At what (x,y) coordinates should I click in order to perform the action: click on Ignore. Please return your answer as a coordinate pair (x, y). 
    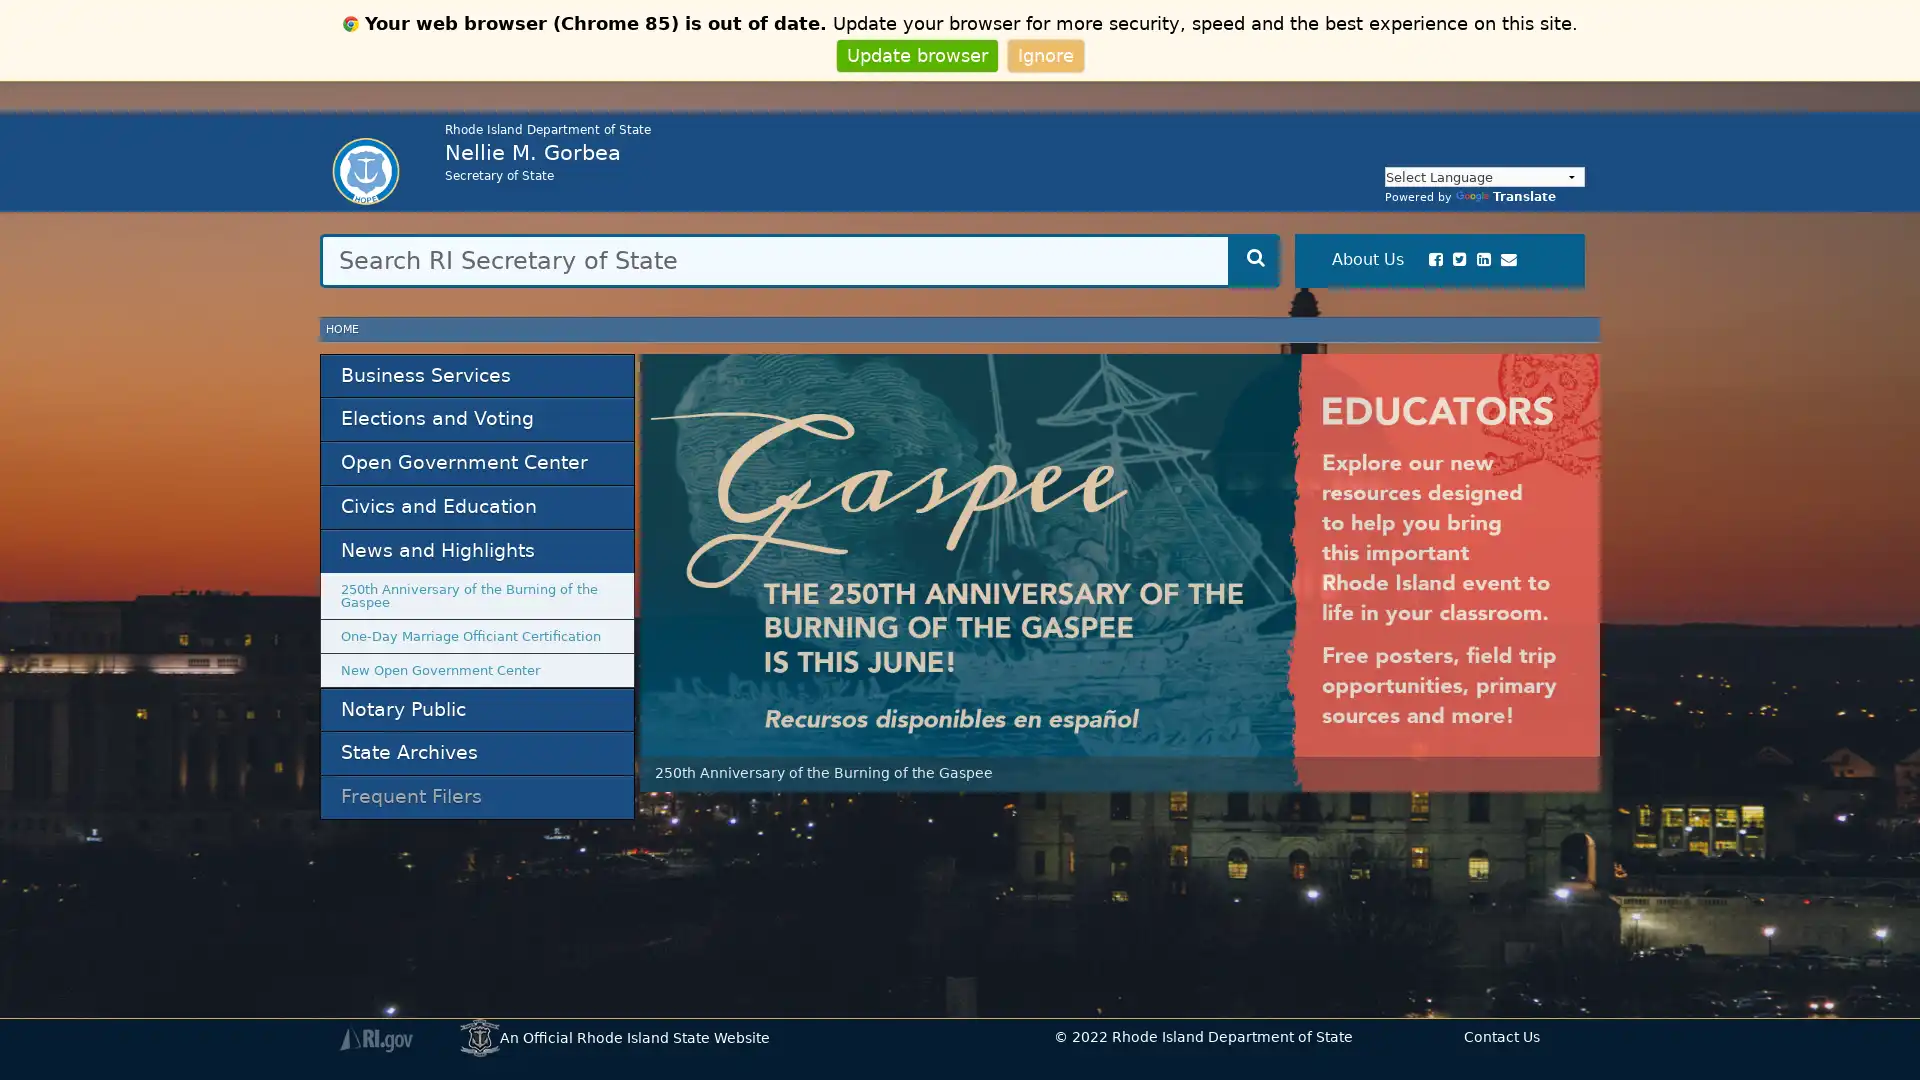
    Looking at the image, I should click on (1044, 54).